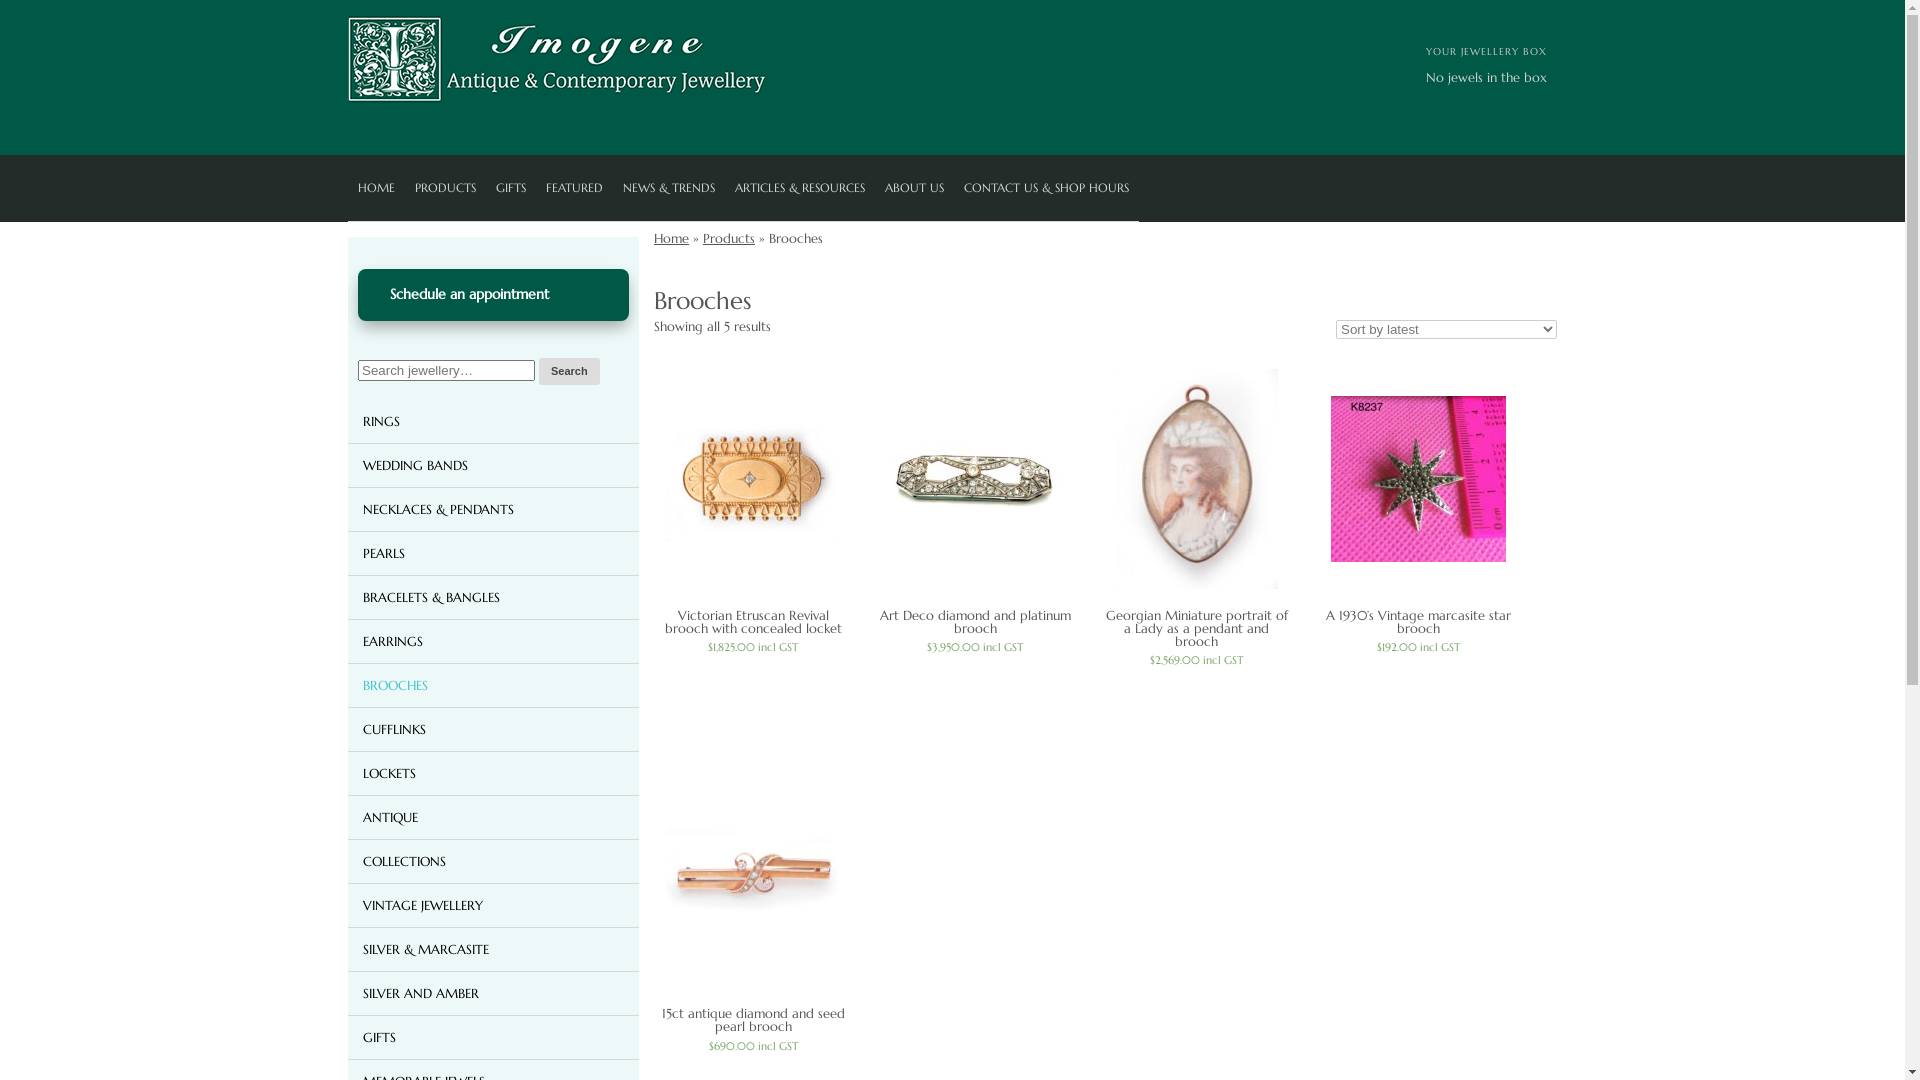  I want to click on 'COLLECTIONS', so click(493, 859).